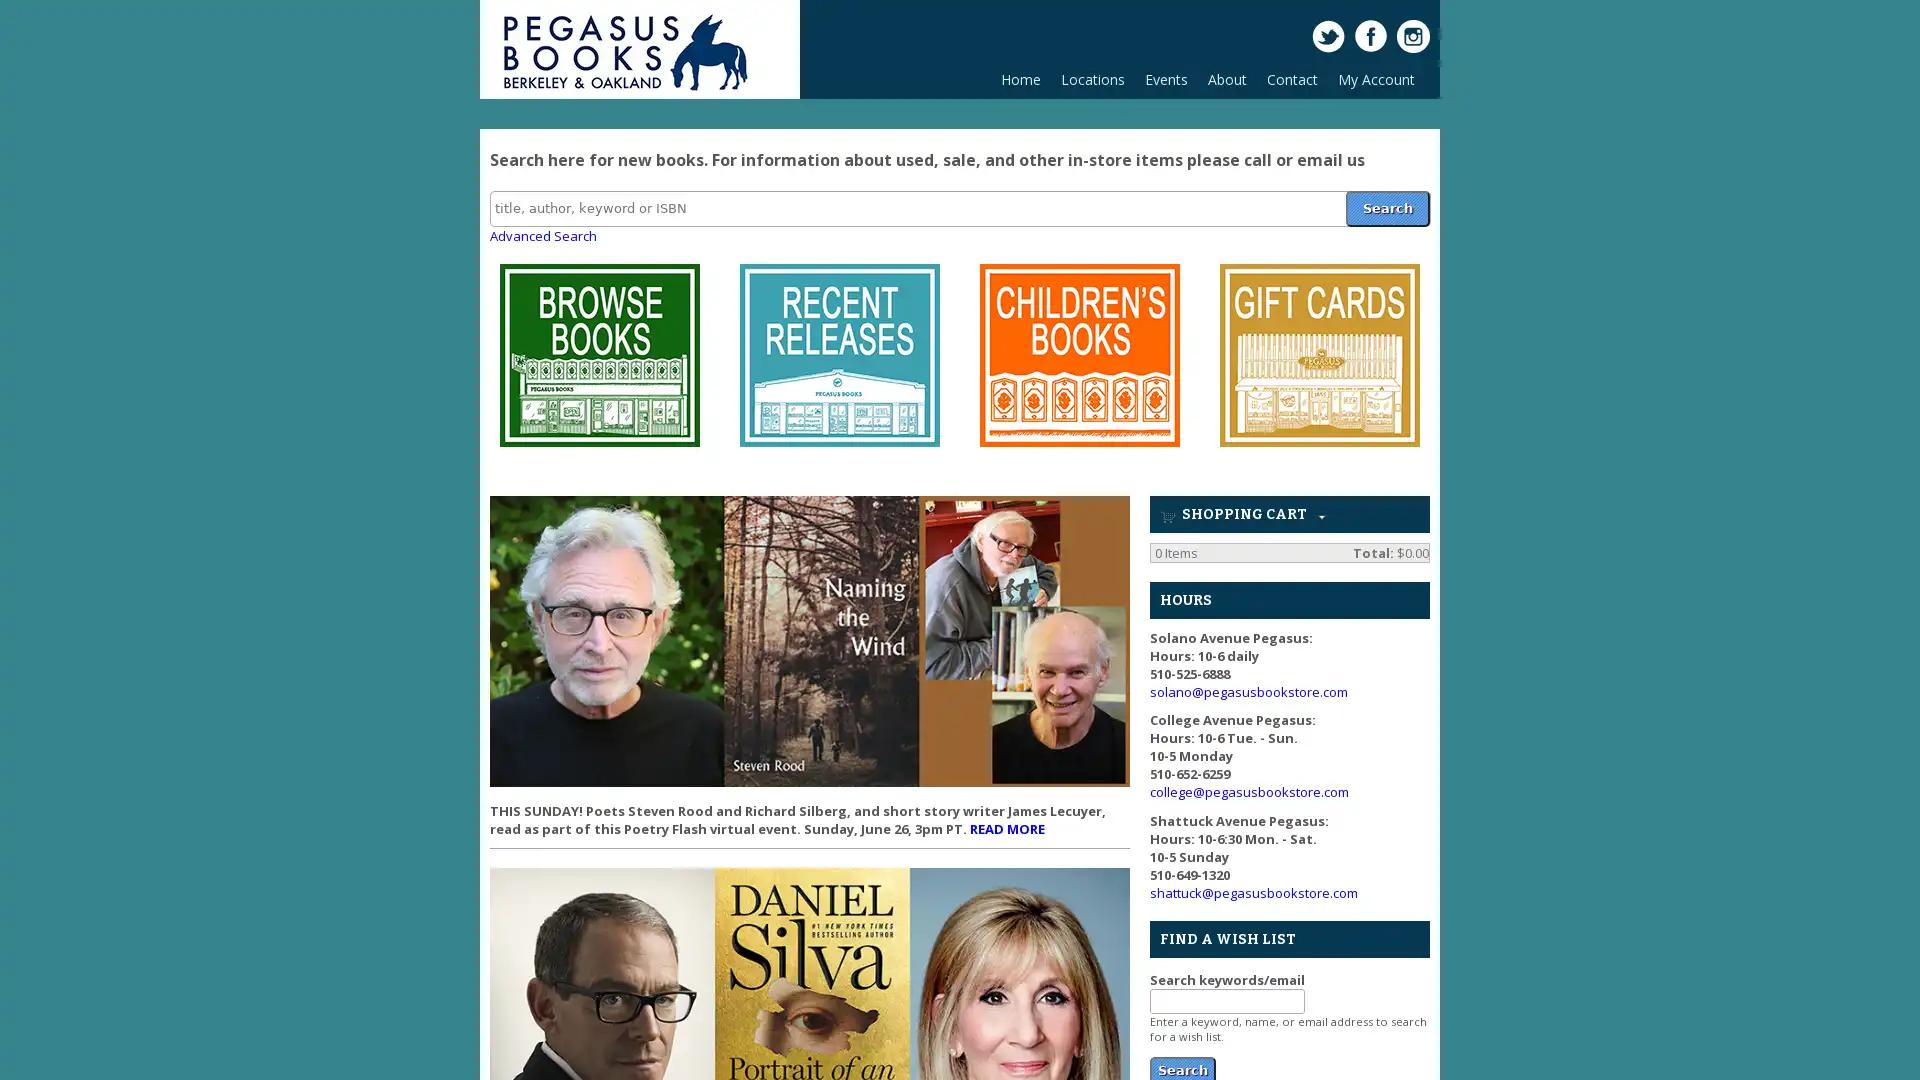  I want to click on Search, so click(1386, 207).